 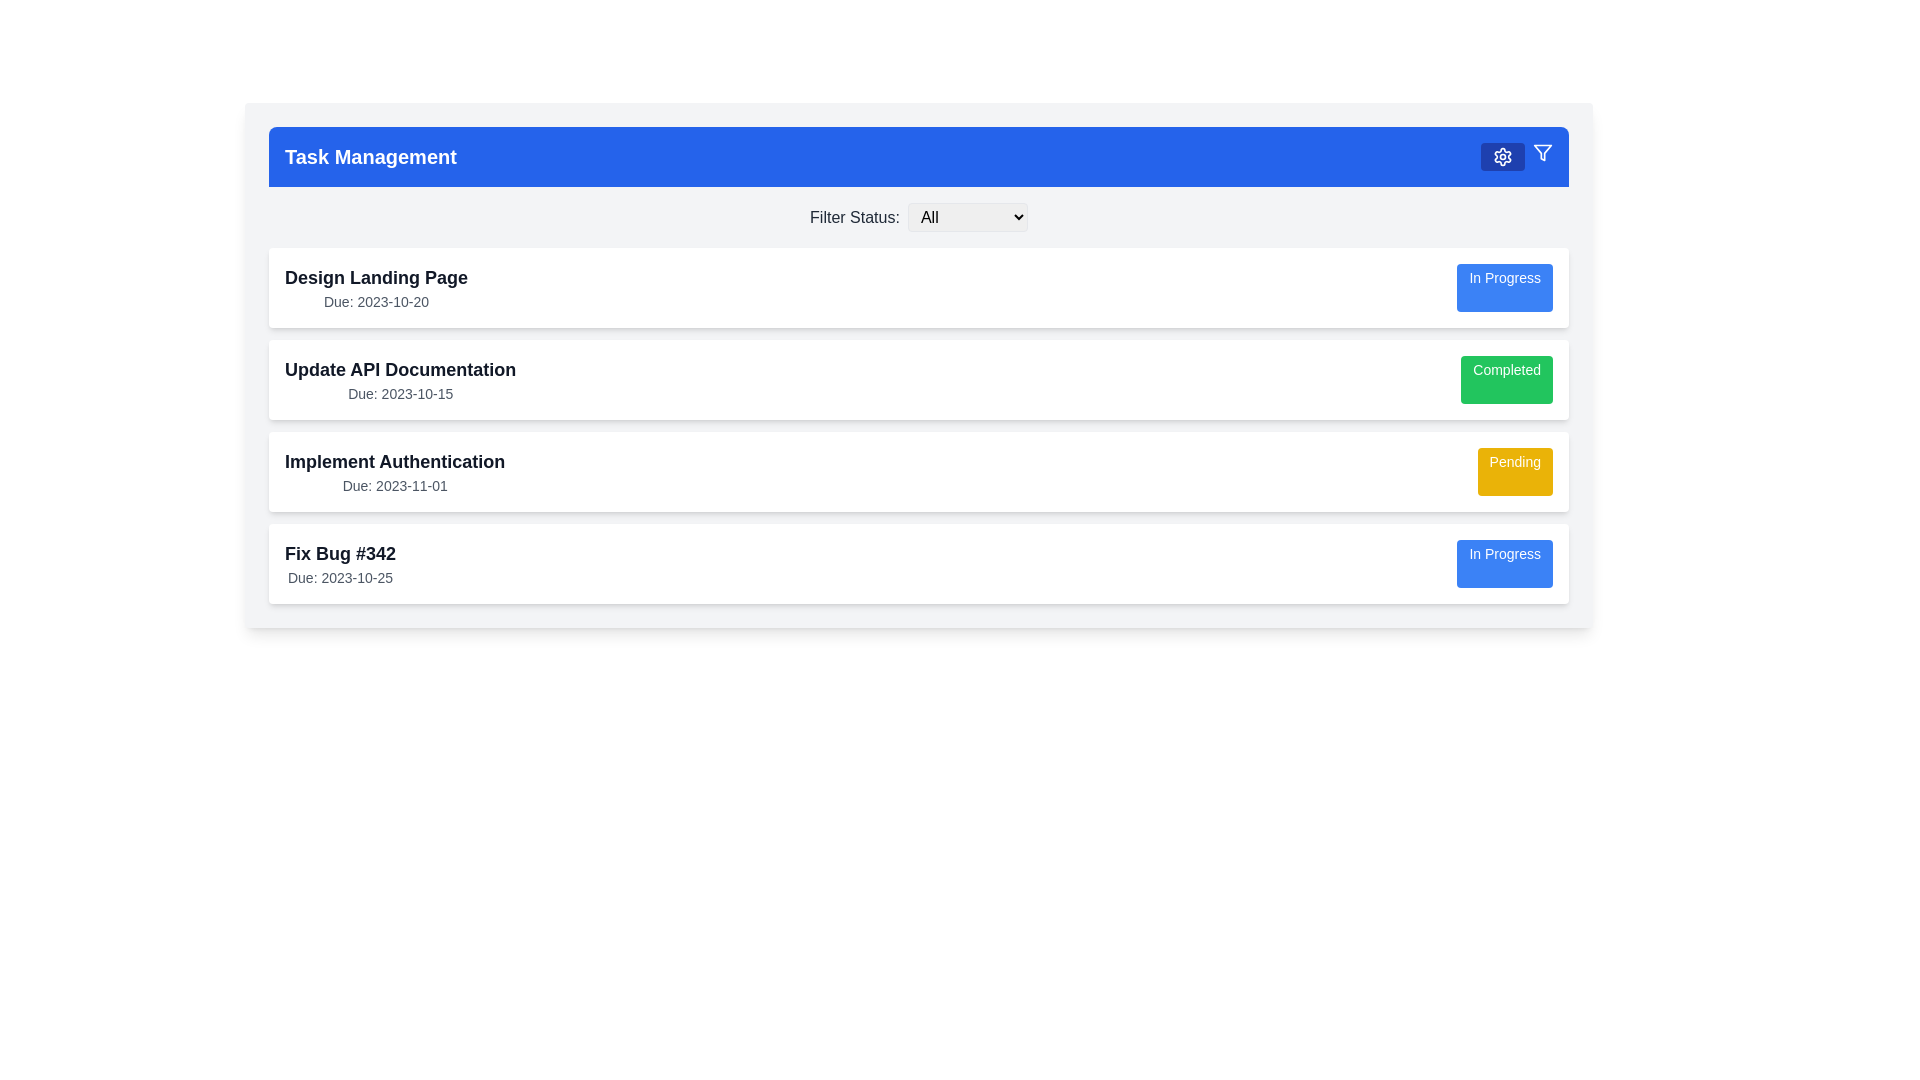 What do you see at coordinates (1502, 156) in the screenshot?
I see `the settings icon button located in the top-right corner of the interface` at bounding box center [1502, 156].